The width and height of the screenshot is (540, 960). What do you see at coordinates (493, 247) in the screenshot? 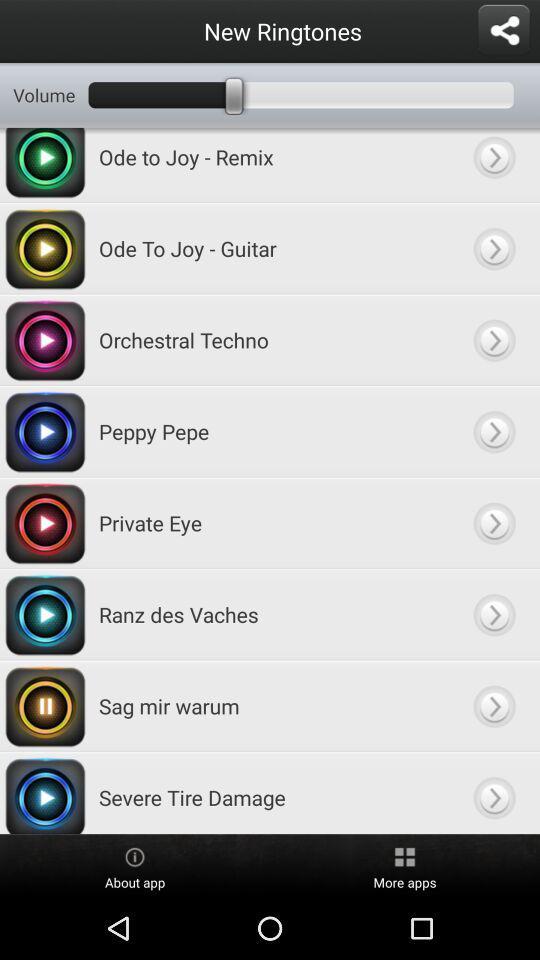
I see `ringtone` at bounding box center [493, 247].